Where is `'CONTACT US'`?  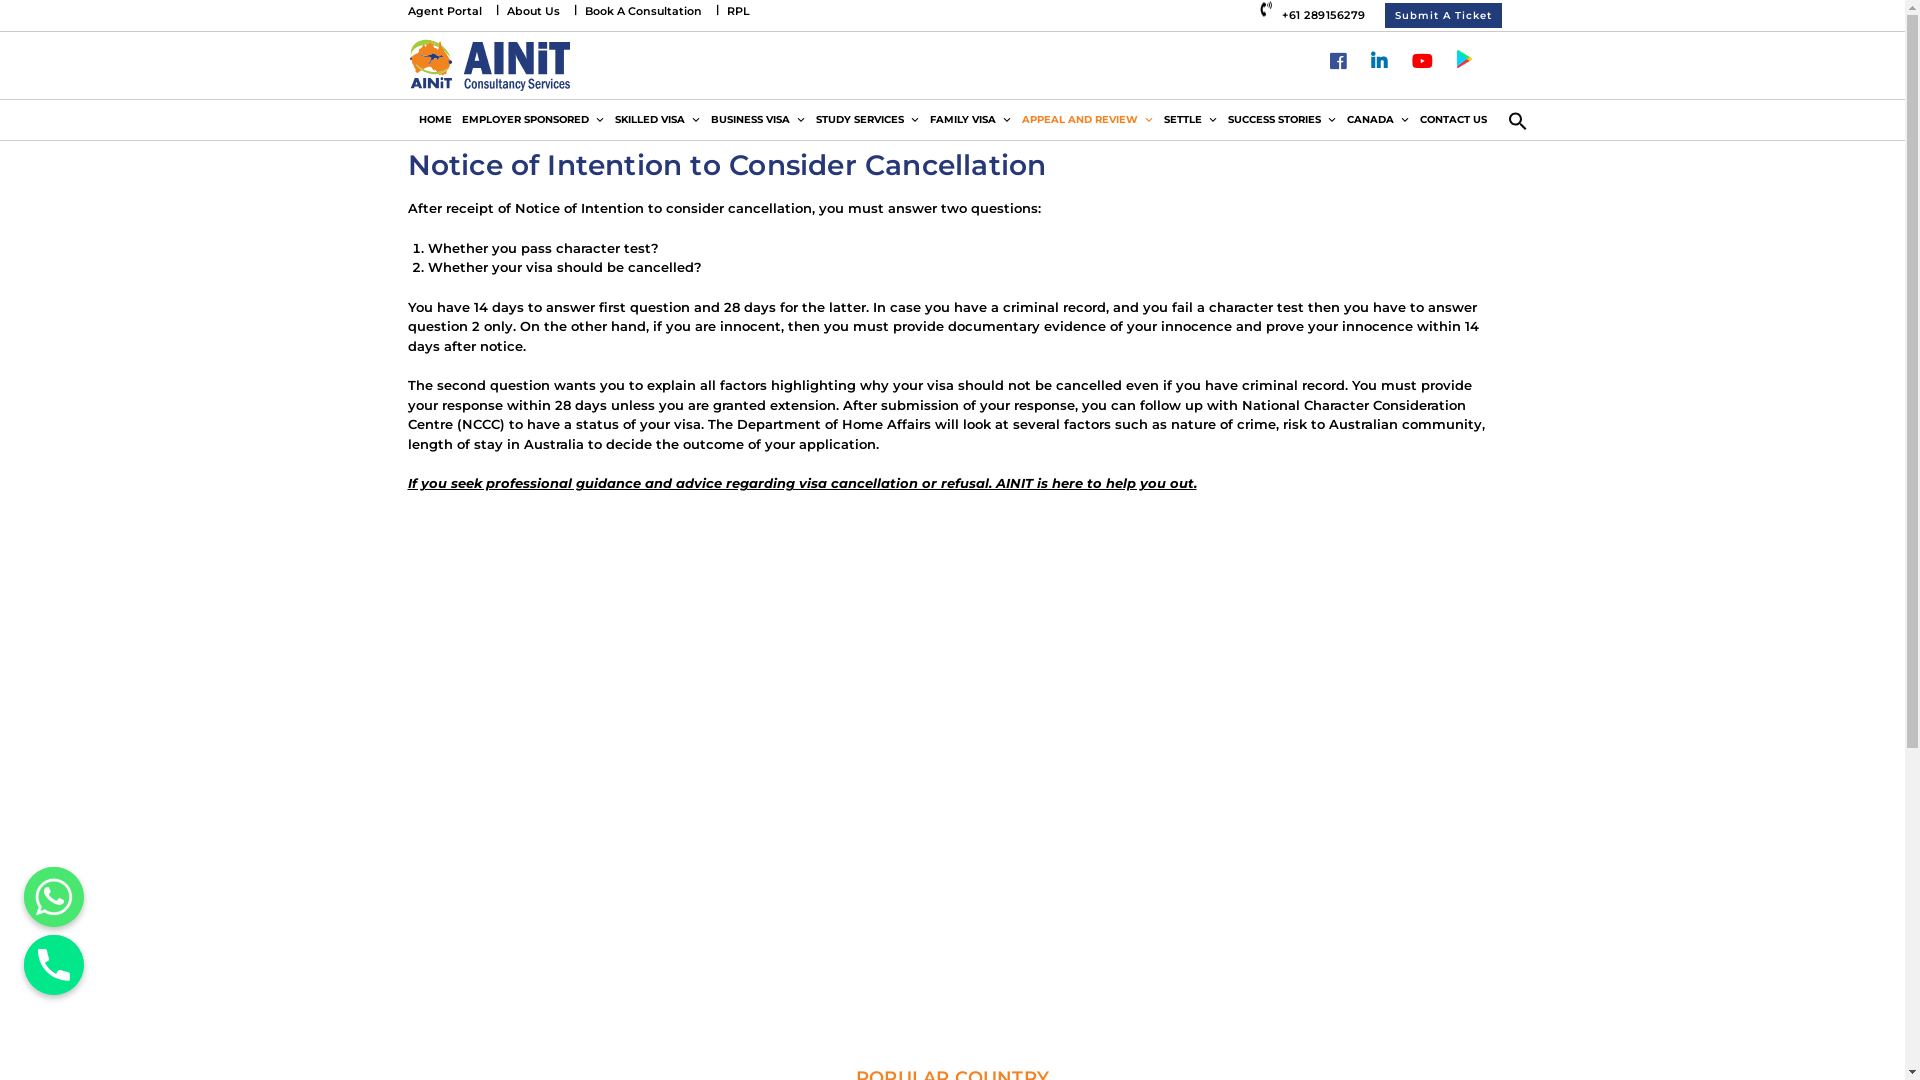 'CONTACT US' is located at coordinates (1413, 119).